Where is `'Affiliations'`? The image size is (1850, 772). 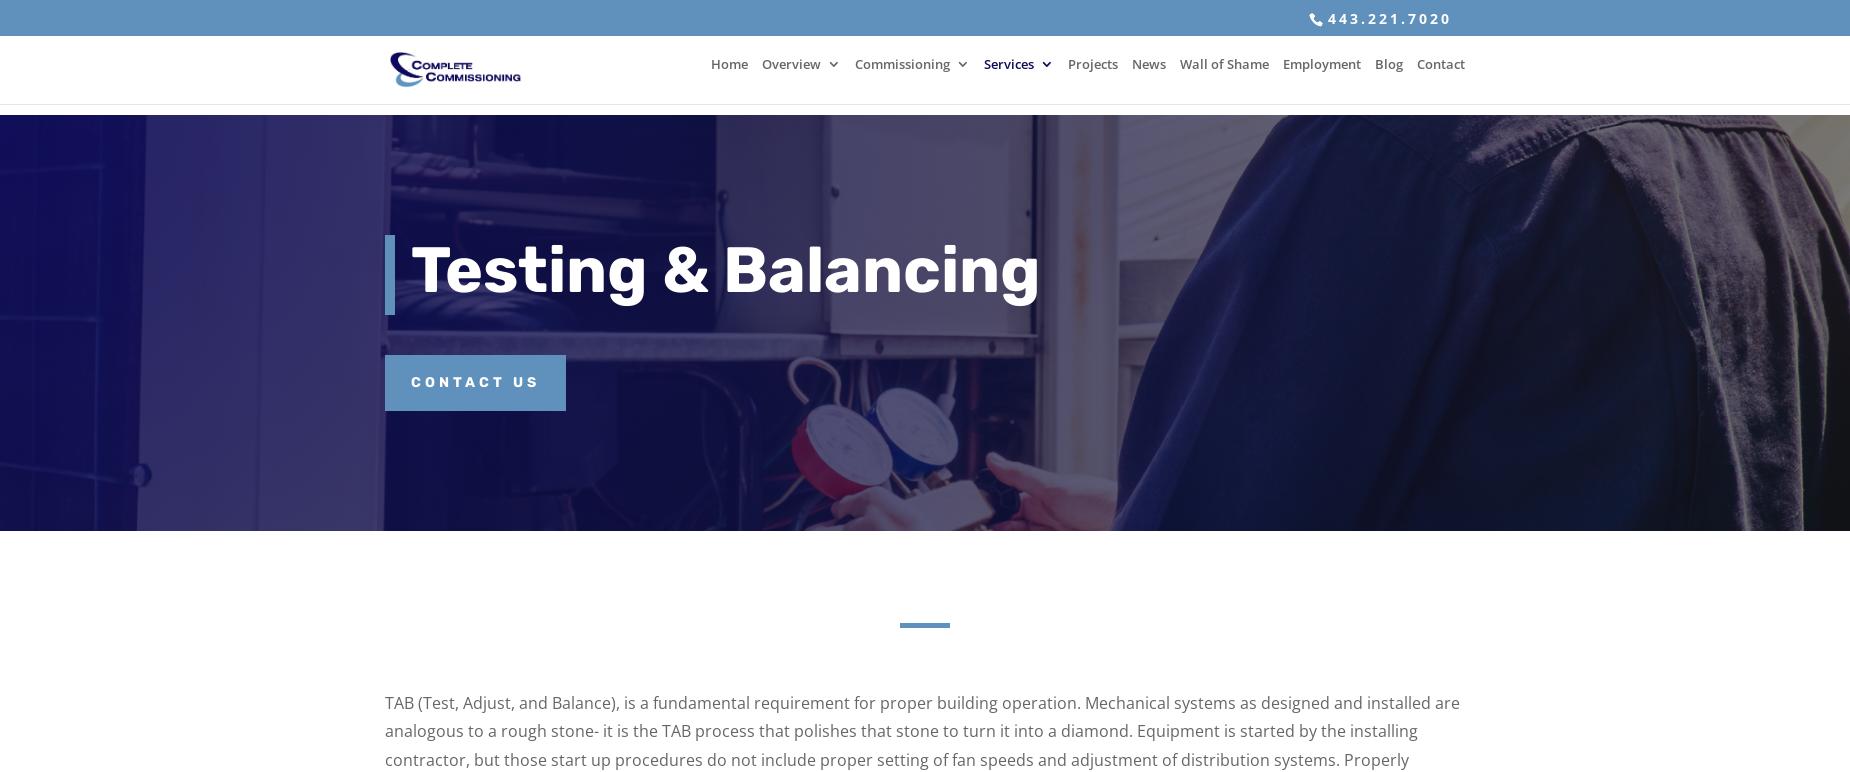 'Affiliations' is located at coordinates (821, 236).